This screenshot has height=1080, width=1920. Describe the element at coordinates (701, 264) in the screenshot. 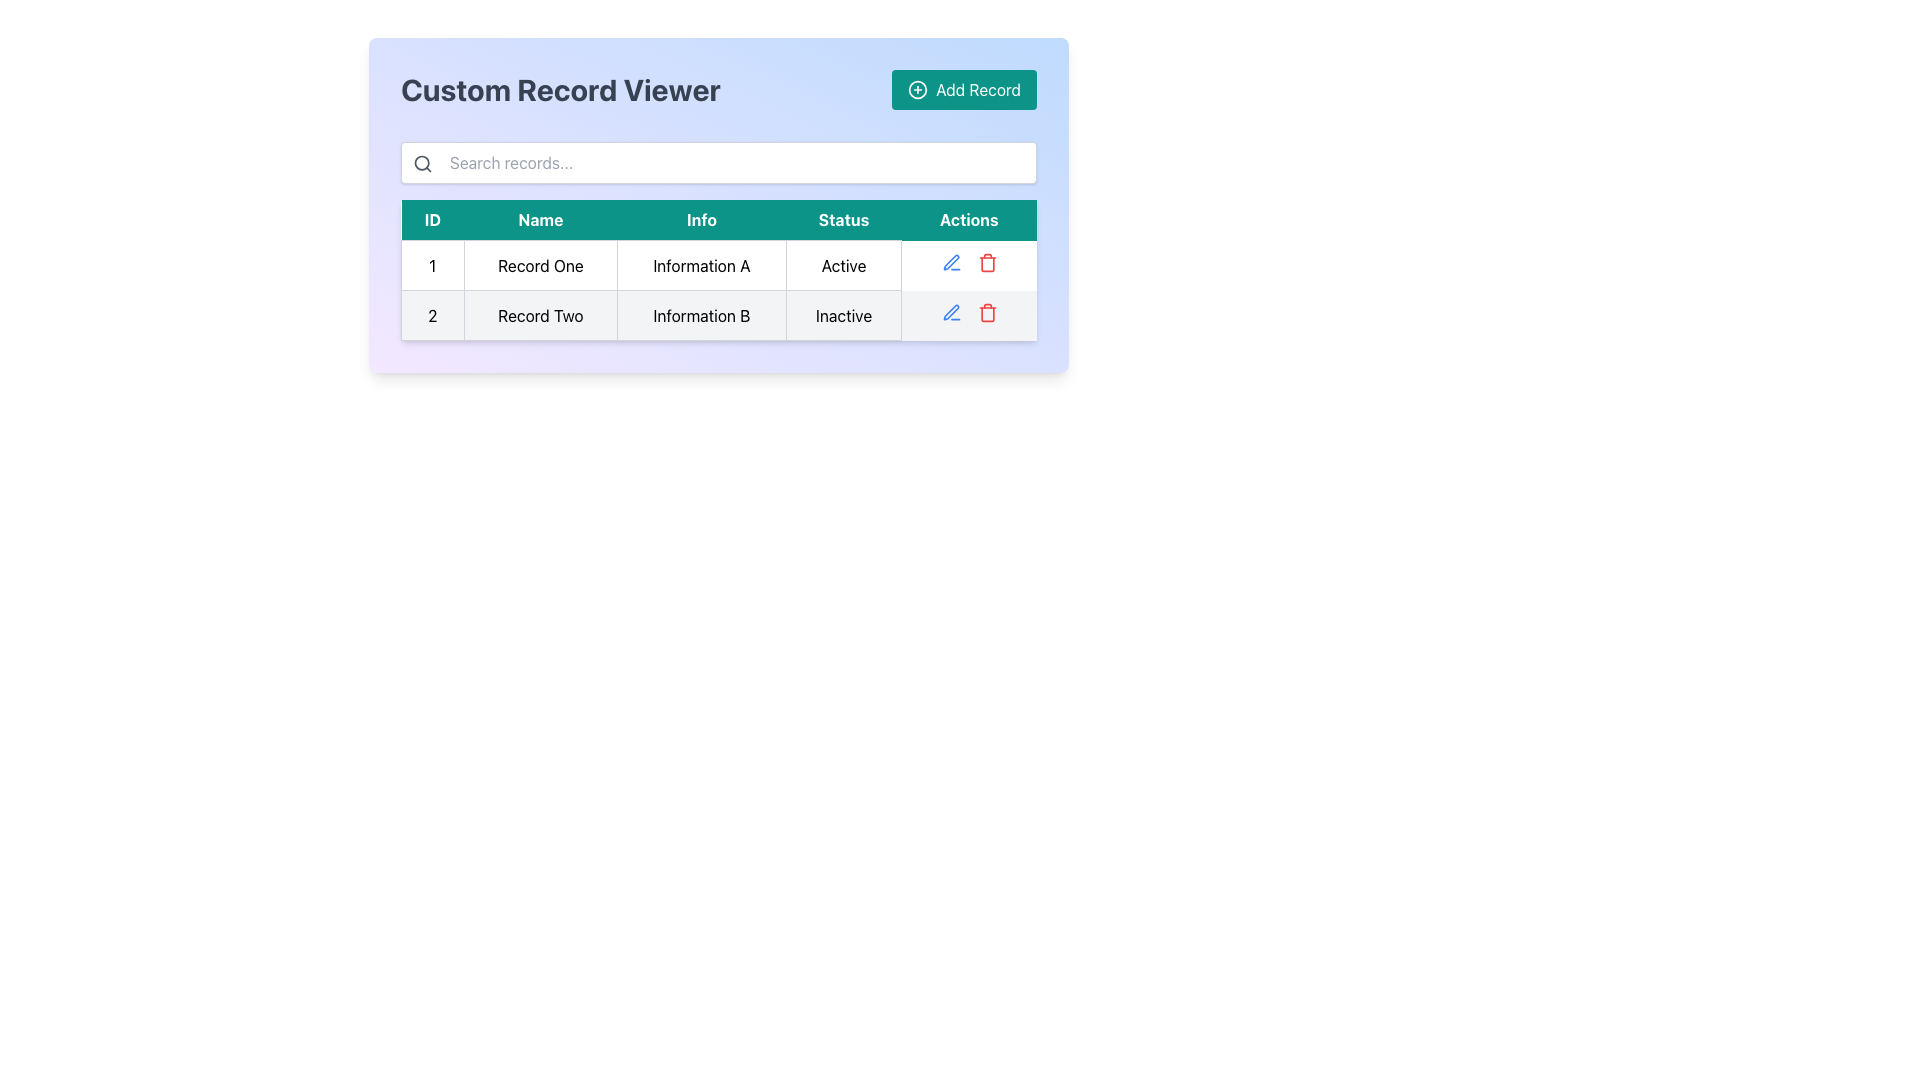

I see `the Text Cell displaying 'Information A' in the third column of the first row within the data table, which is adjacent to 'Record One' and 'Active'` at that location.